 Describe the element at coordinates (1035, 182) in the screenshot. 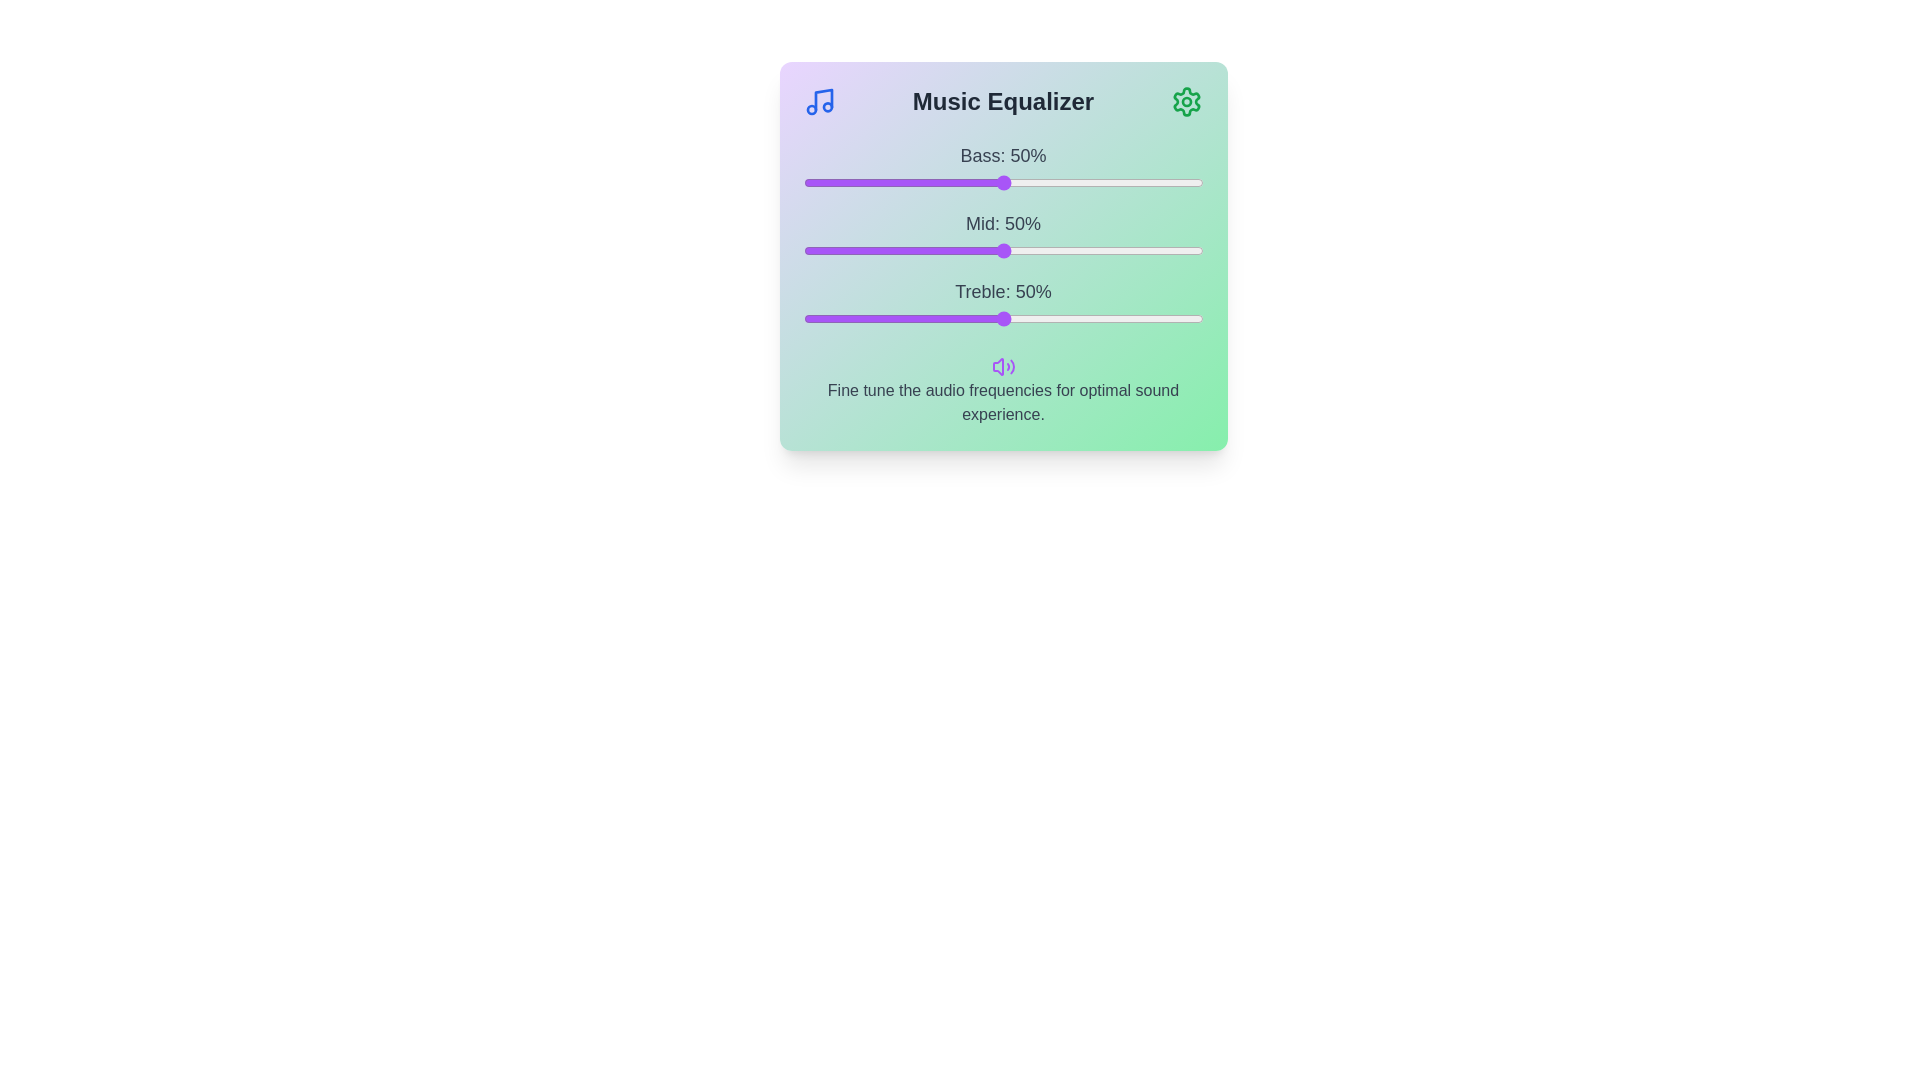

I see `the bass slider to 58%` at that location.